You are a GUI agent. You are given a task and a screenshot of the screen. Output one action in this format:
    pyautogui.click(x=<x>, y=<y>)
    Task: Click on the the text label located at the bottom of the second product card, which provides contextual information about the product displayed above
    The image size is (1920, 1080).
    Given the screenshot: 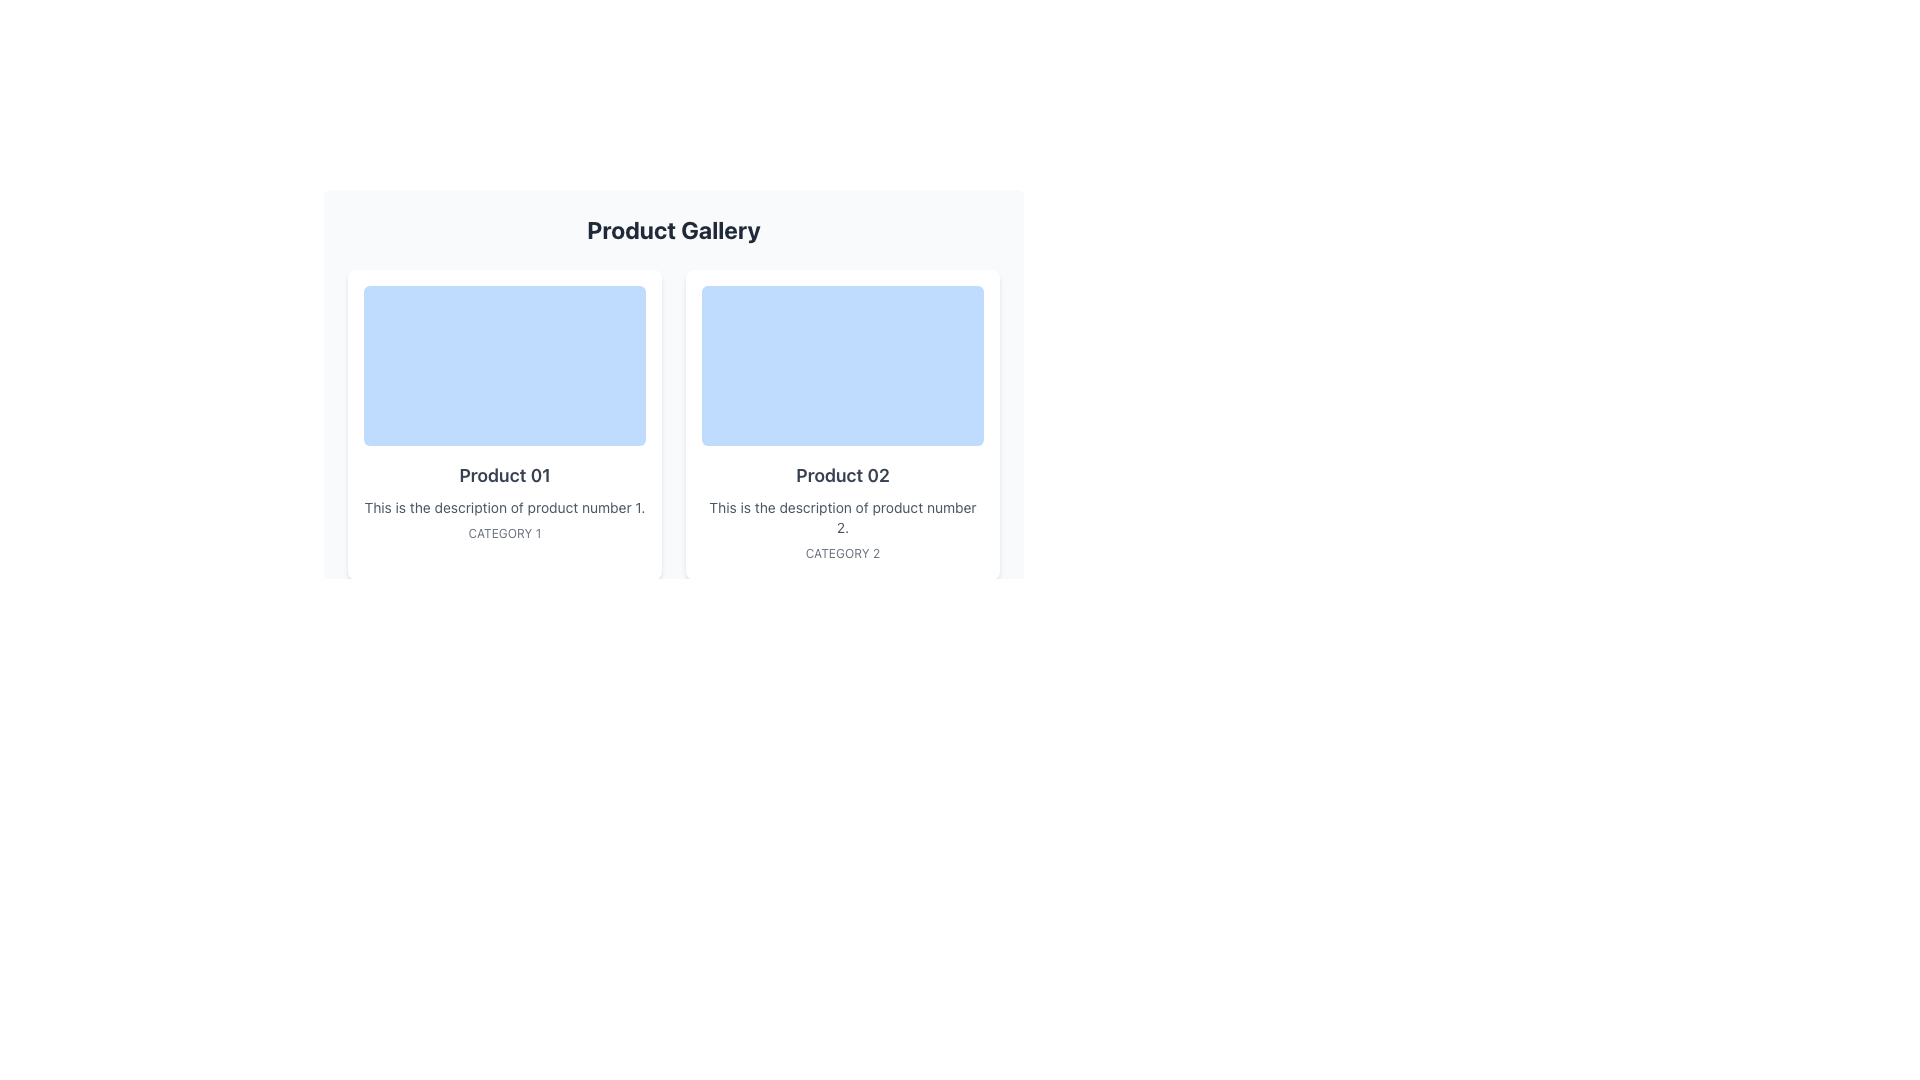 What is the action you would take?
    pyautogui.click(x=843, y=554)
    